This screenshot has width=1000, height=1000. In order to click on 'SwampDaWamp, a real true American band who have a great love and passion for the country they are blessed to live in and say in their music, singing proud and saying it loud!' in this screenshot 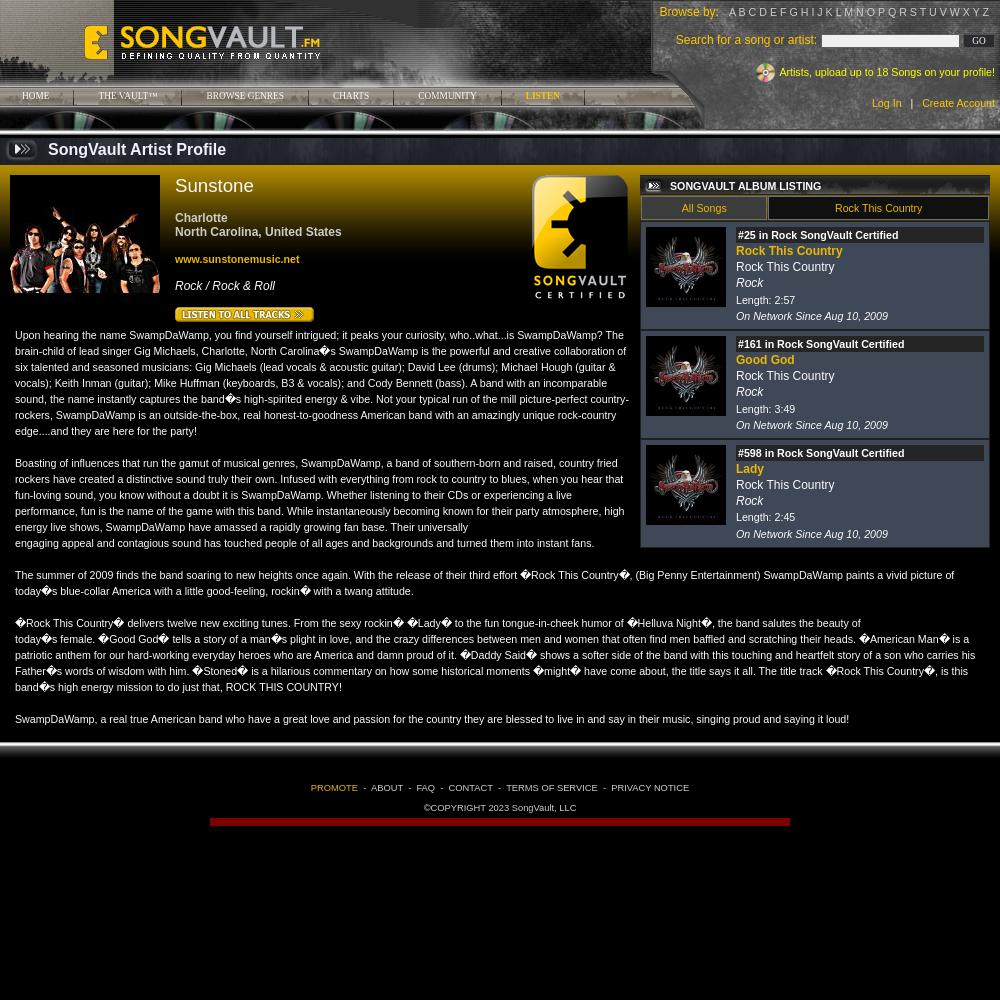, I will do `click(432, 718)`.